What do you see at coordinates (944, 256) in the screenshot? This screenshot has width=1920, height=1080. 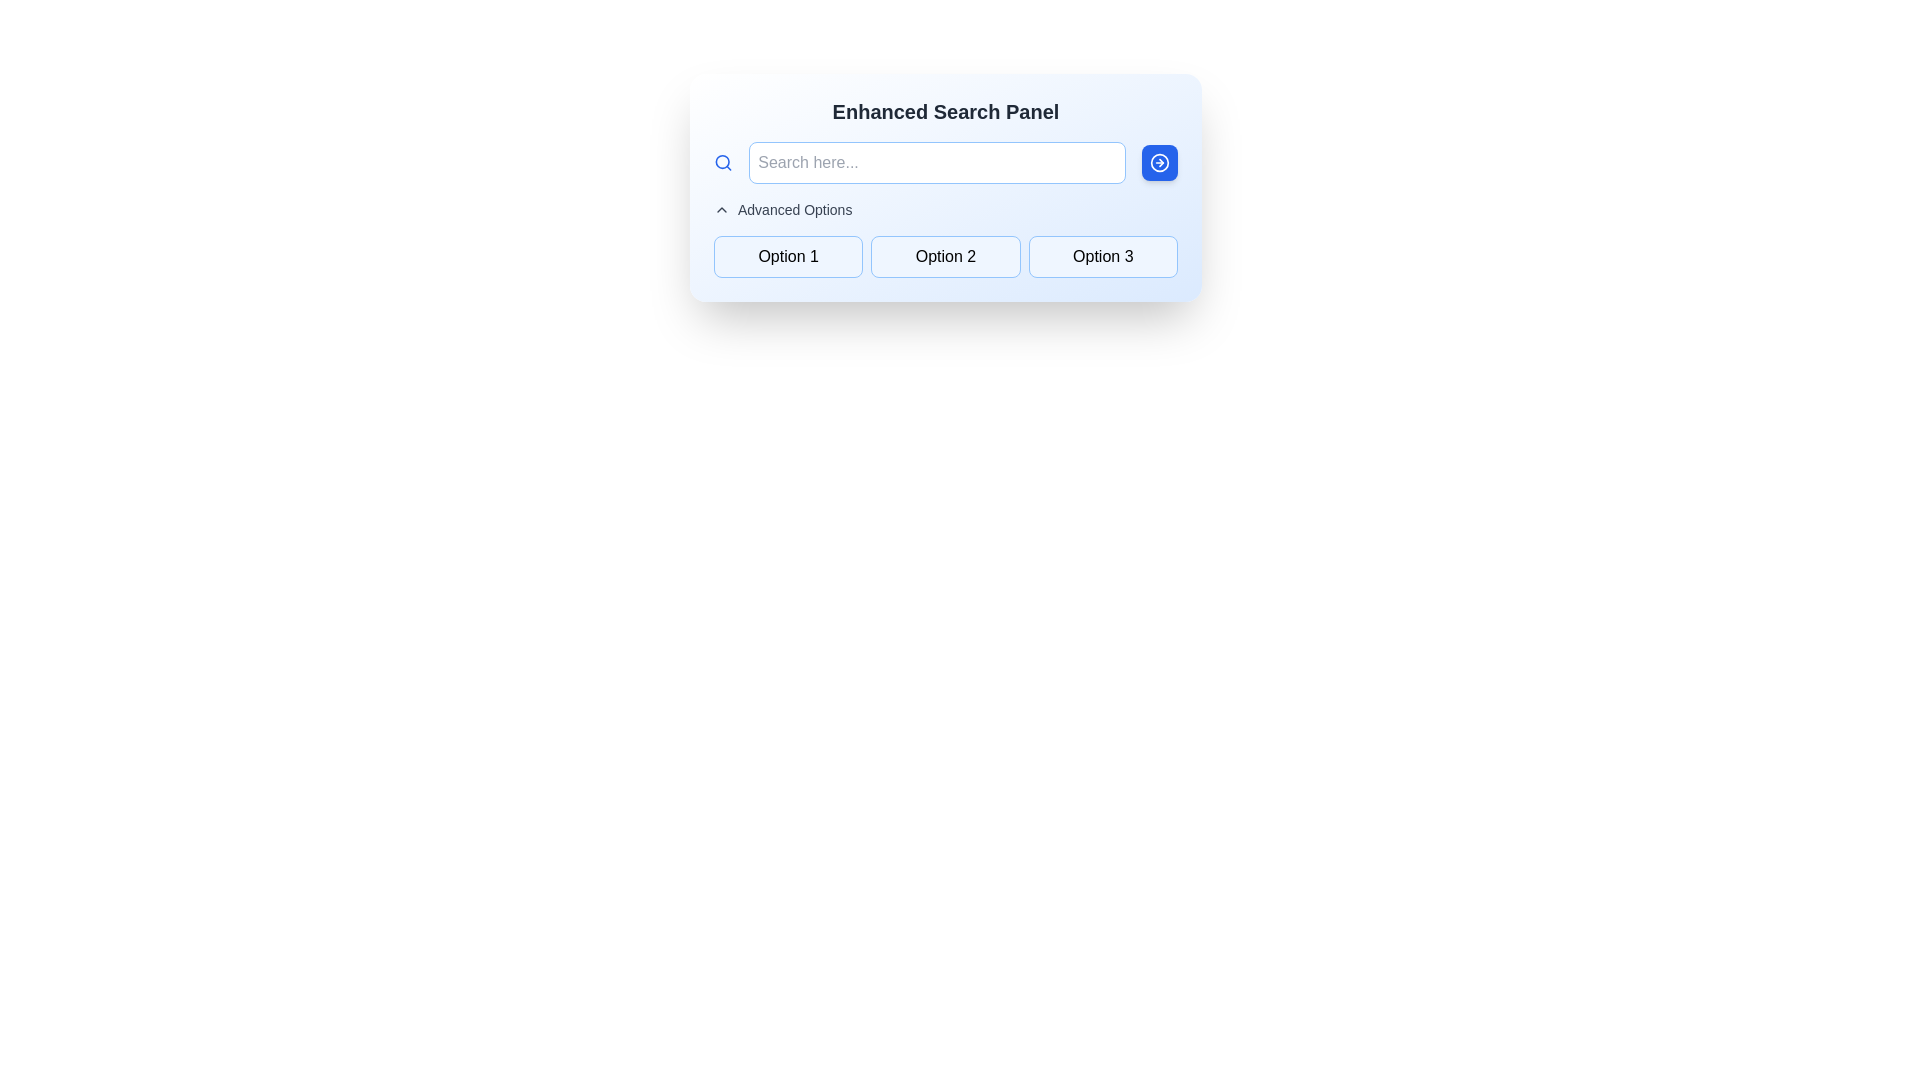 I see `the button labeled 'Option 2', which is a rectangular button with a light blue background and rounded corners` at bounding box center [944, 256].